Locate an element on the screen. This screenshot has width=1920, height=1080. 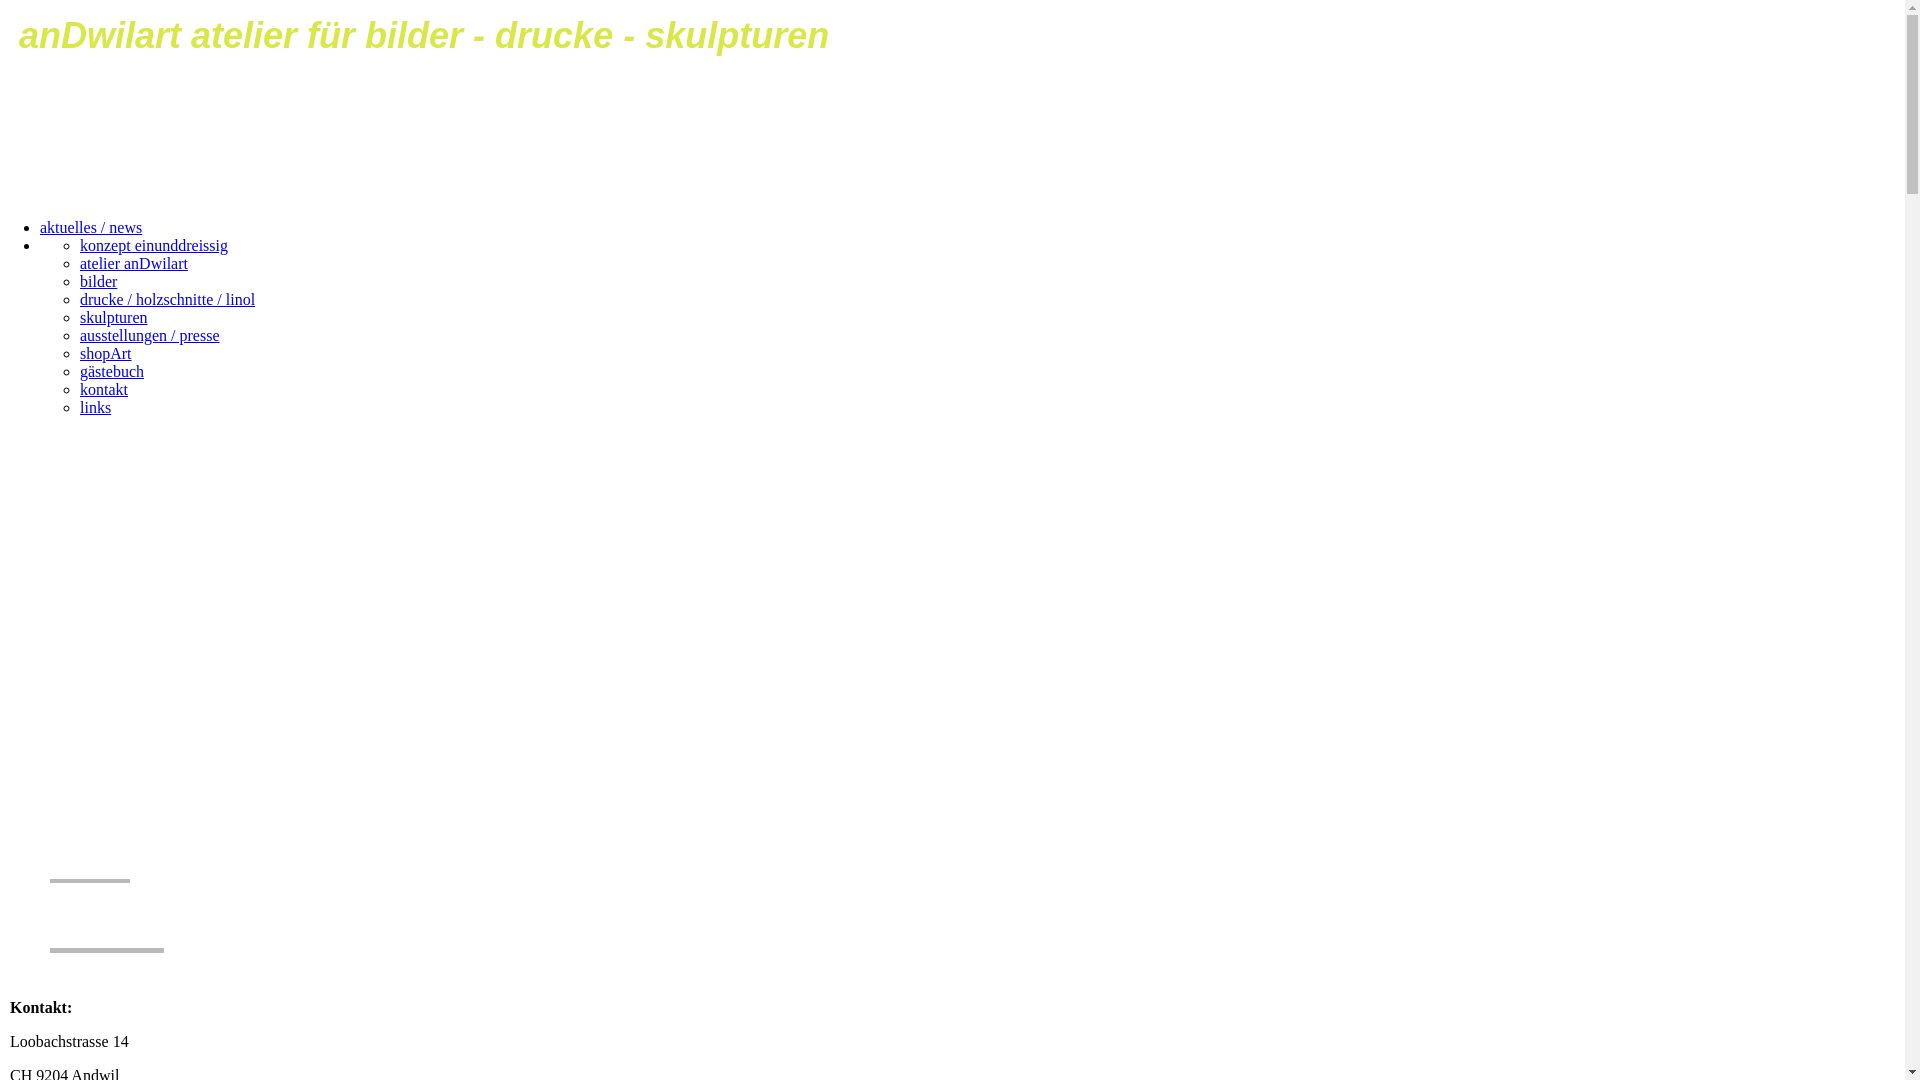
'konzept einunddreissig' is located at coordinates (152, 244).